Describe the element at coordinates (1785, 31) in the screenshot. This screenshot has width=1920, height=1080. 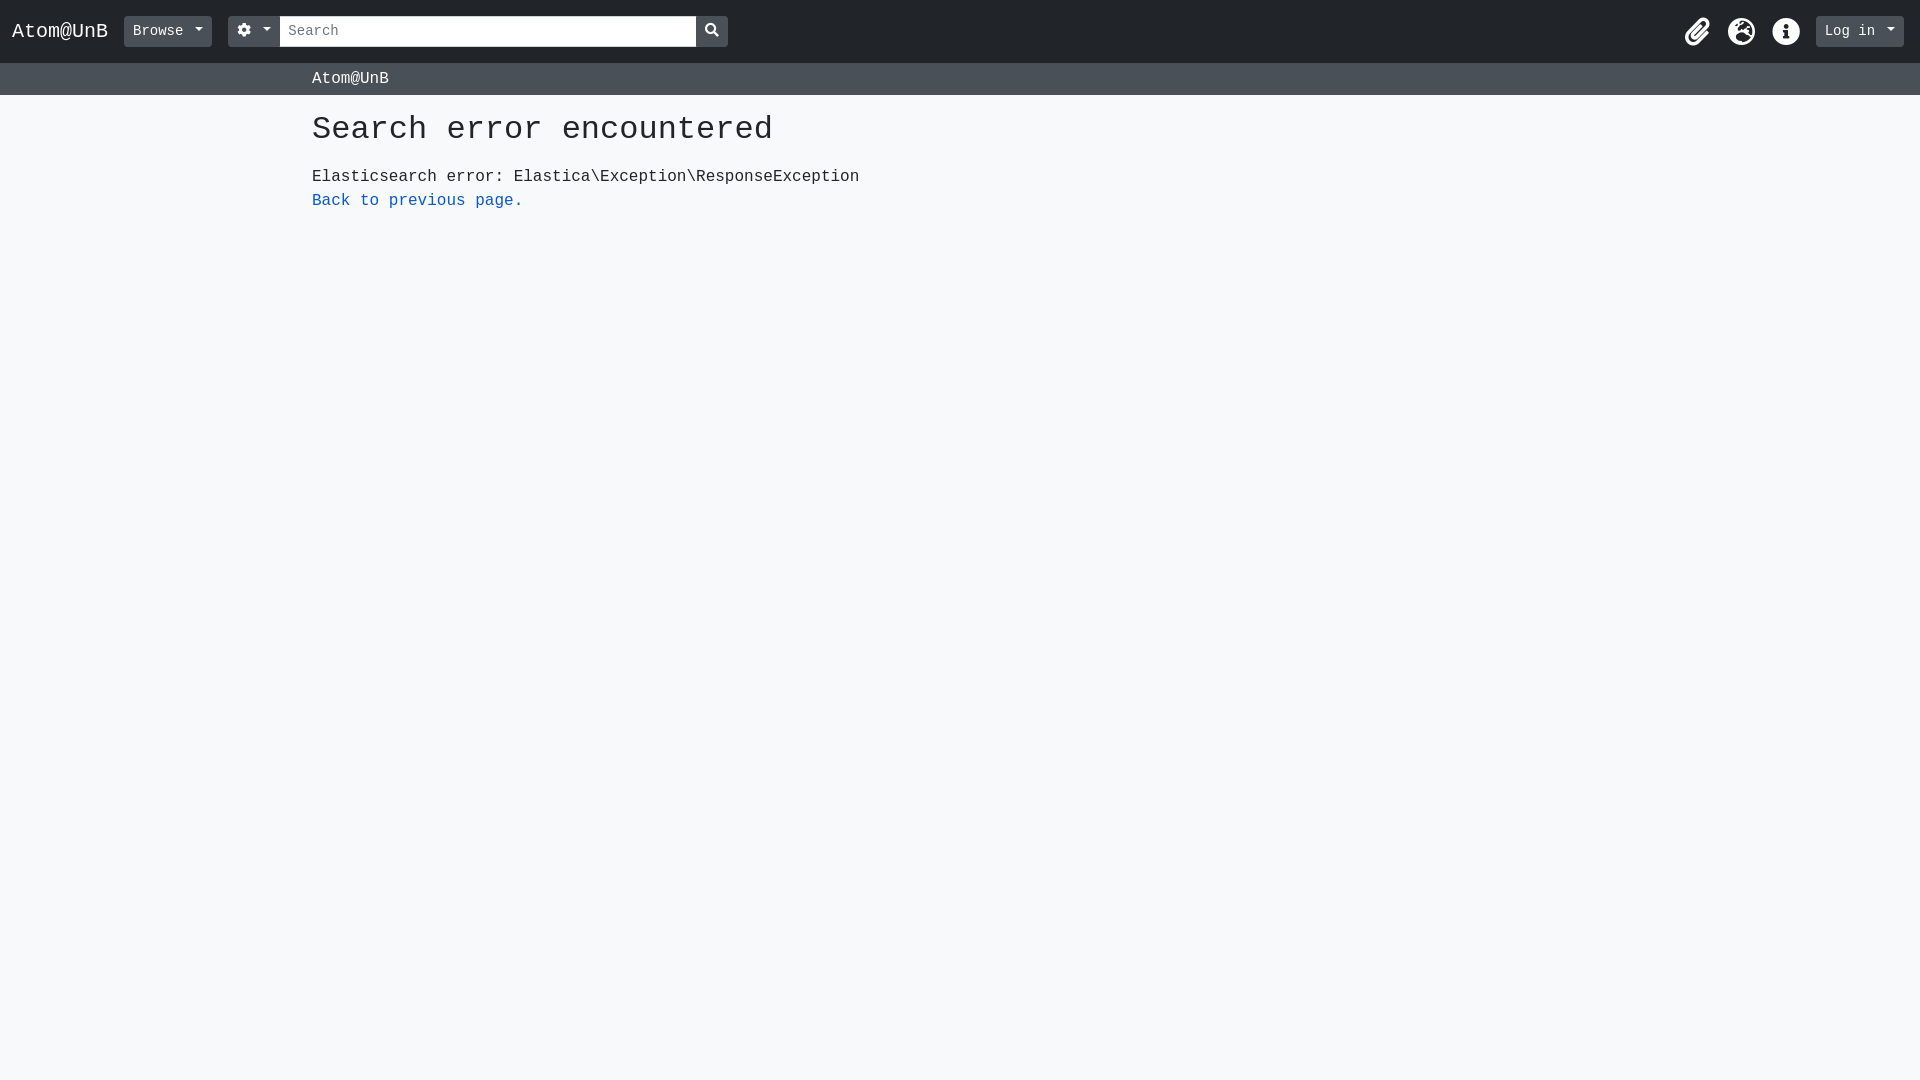
I see `'Quick links'` at that location.